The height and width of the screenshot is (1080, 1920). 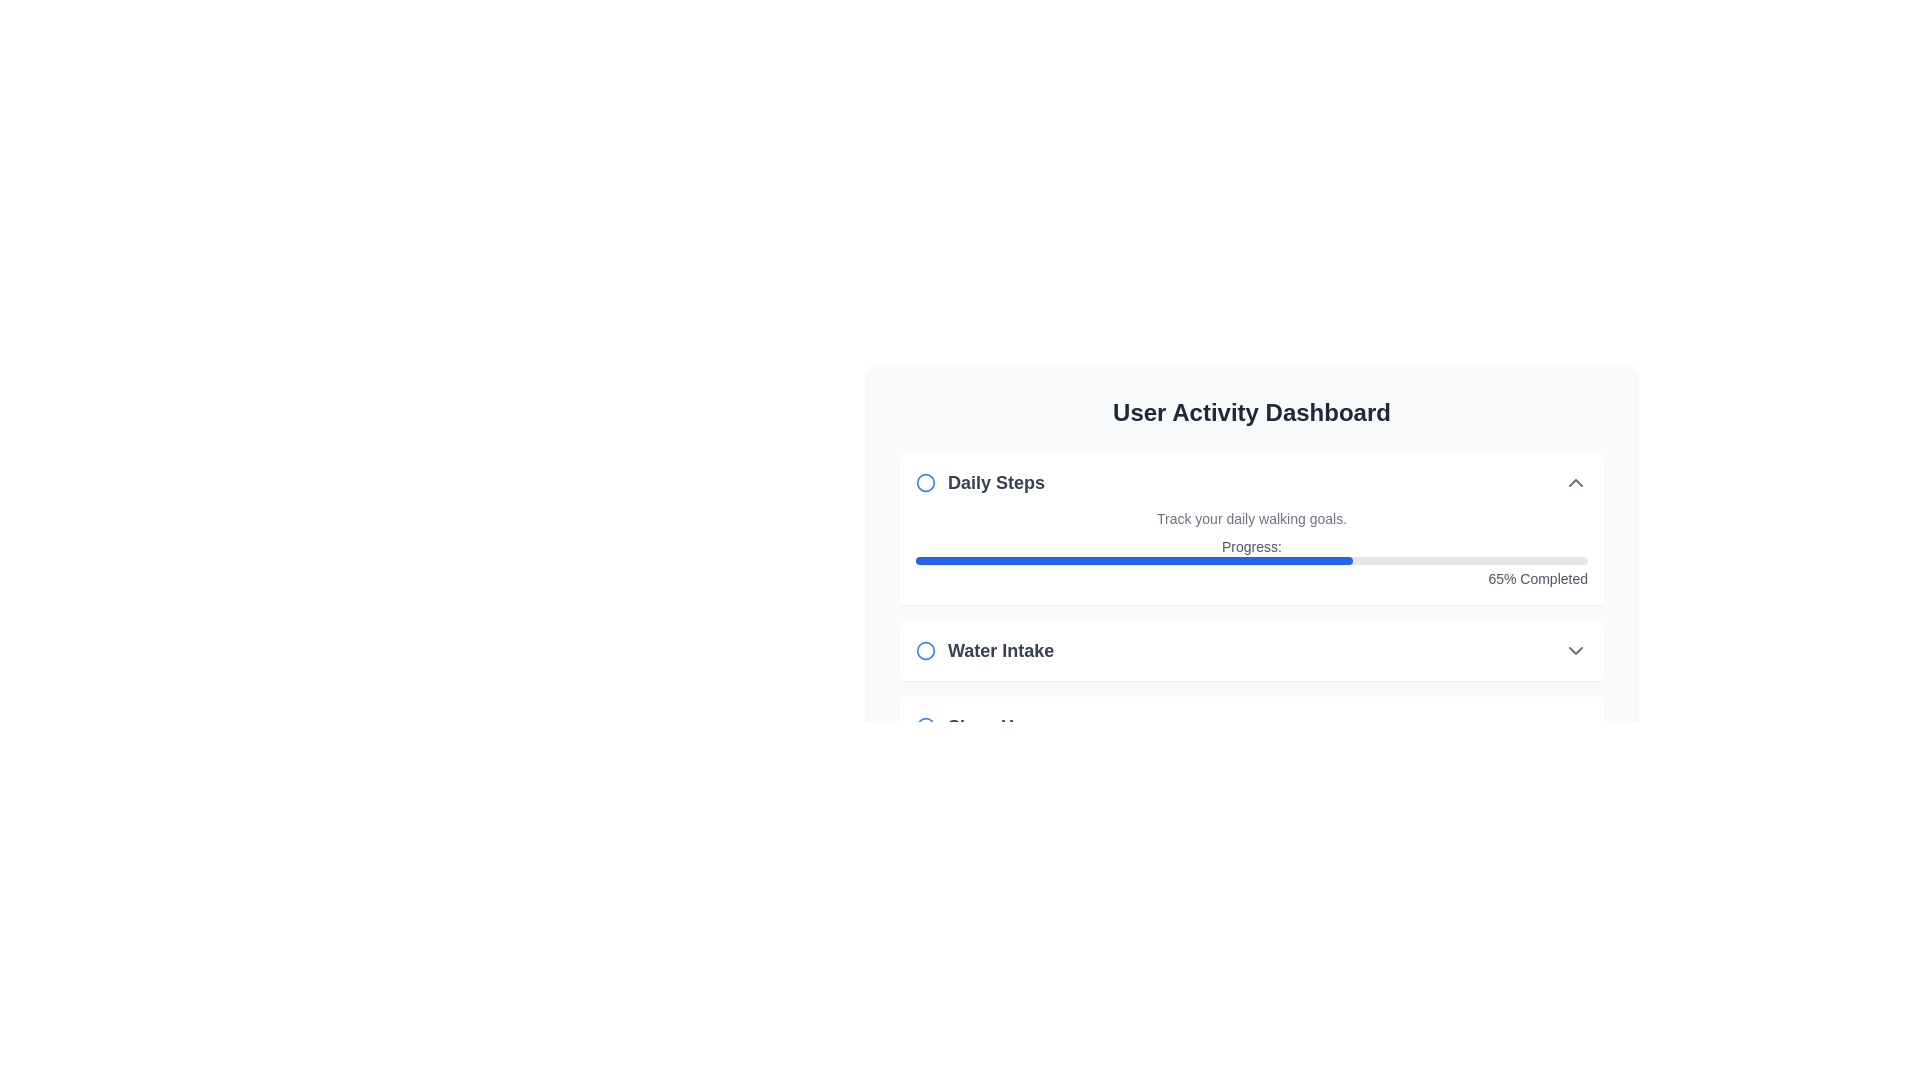 What do you see at coordinates (1251, 560) in the screenshot?
I see `the Progress Bar indicating 65% completion located below the labeled text 'Progress:' and above '65% Completed' within the 'Daily Steps' card of the User Activity Dashboard` at bounding box center [1251, 560].